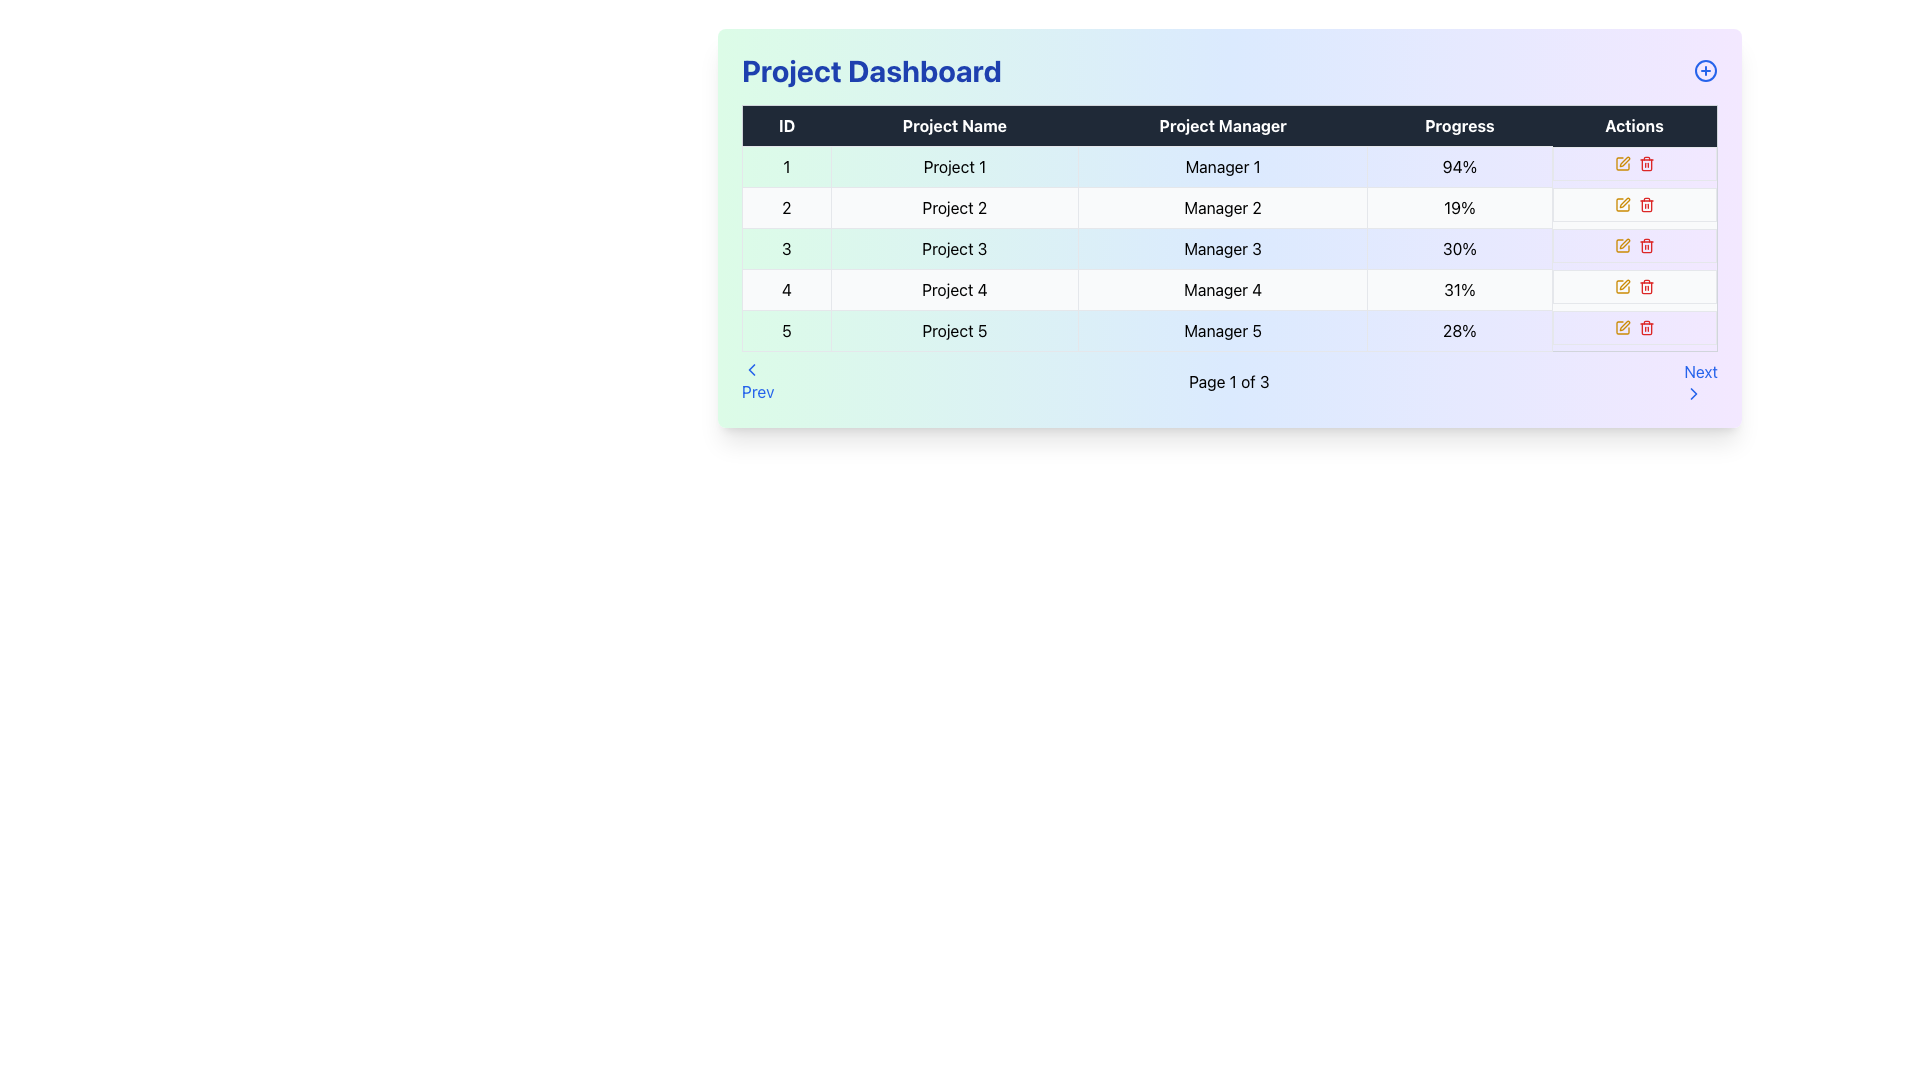  Describe the element at coordinates (1693, 393) in the screenshot. I see `the right-pointing chevron arrow icon located near the 'Next' text` at that location.